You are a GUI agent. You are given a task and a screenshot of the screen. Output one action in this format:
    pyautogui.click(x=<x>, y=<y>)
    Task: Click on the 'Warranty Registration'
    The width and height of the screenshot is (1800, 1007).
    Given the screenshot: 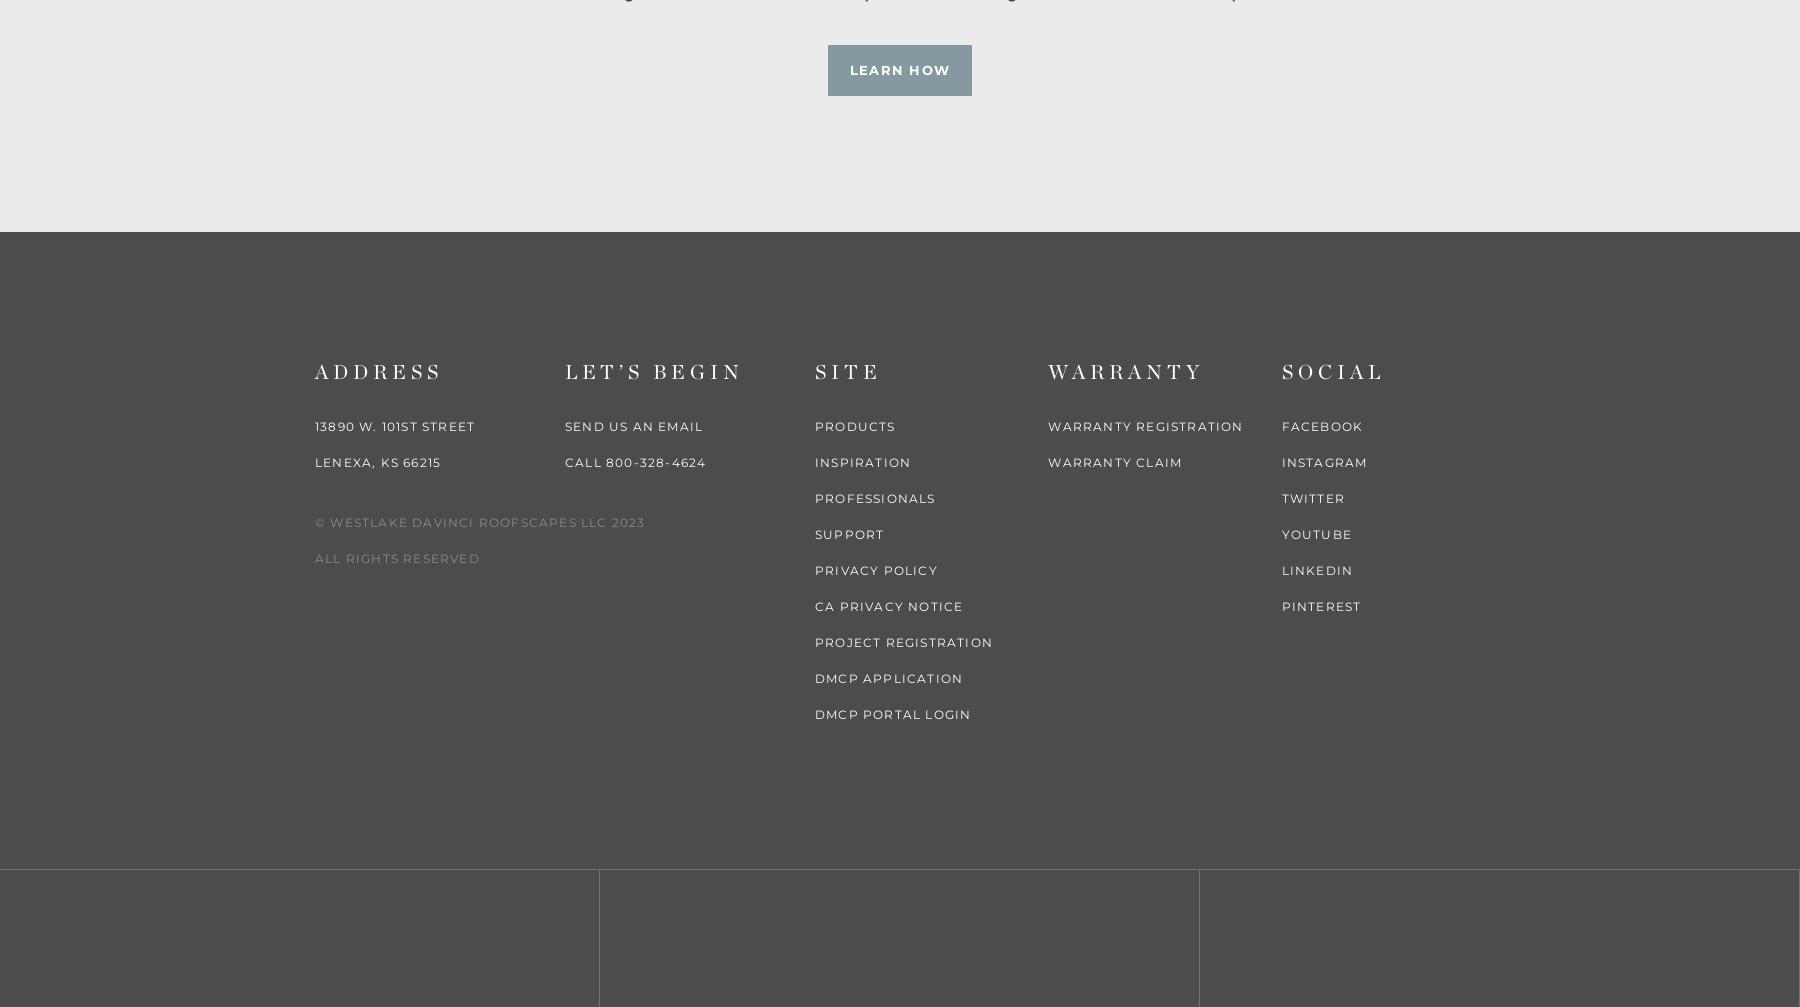 What is the action you would take?
    pyautogui.click(x=1144, y=425)
    